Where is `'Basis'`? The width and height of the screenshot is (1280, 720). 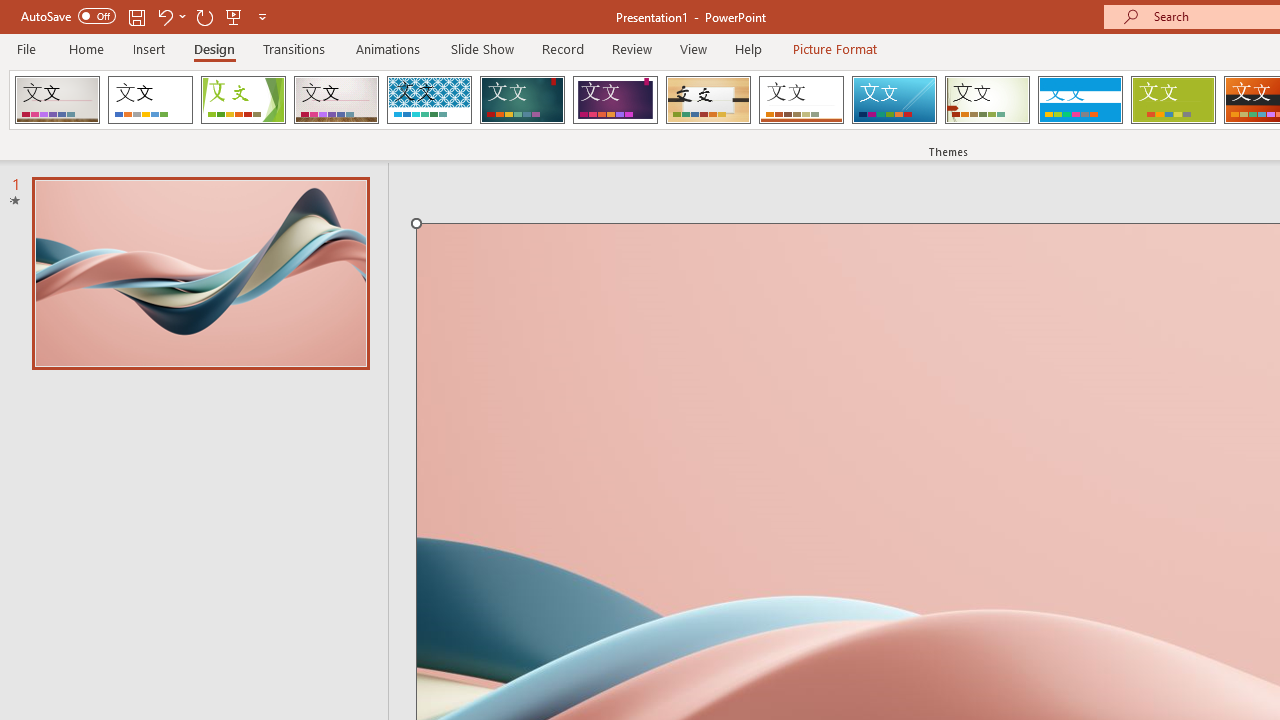 'Basis' is located at coordinates (1173, 100).